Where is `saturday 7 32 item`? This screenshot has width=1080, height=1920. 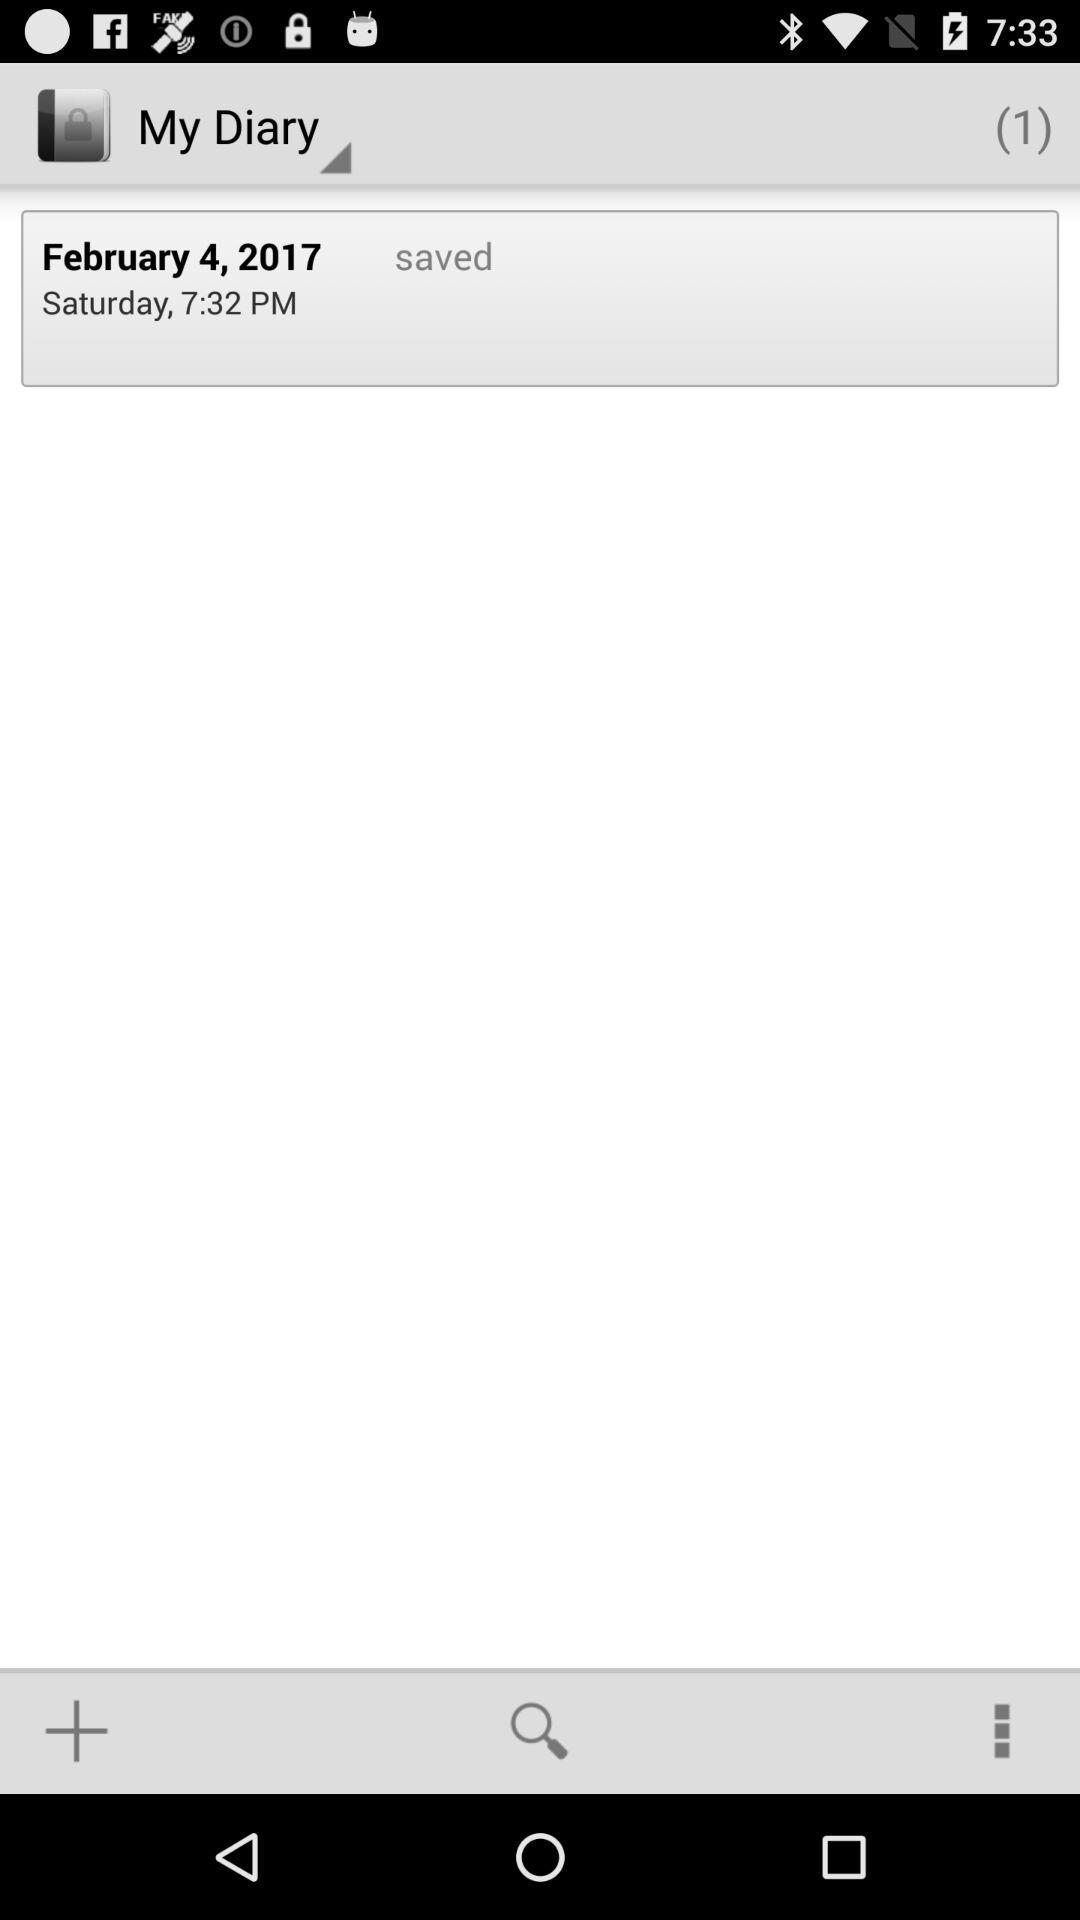
saturday 7 32 item is located at coordinates (168, 300).